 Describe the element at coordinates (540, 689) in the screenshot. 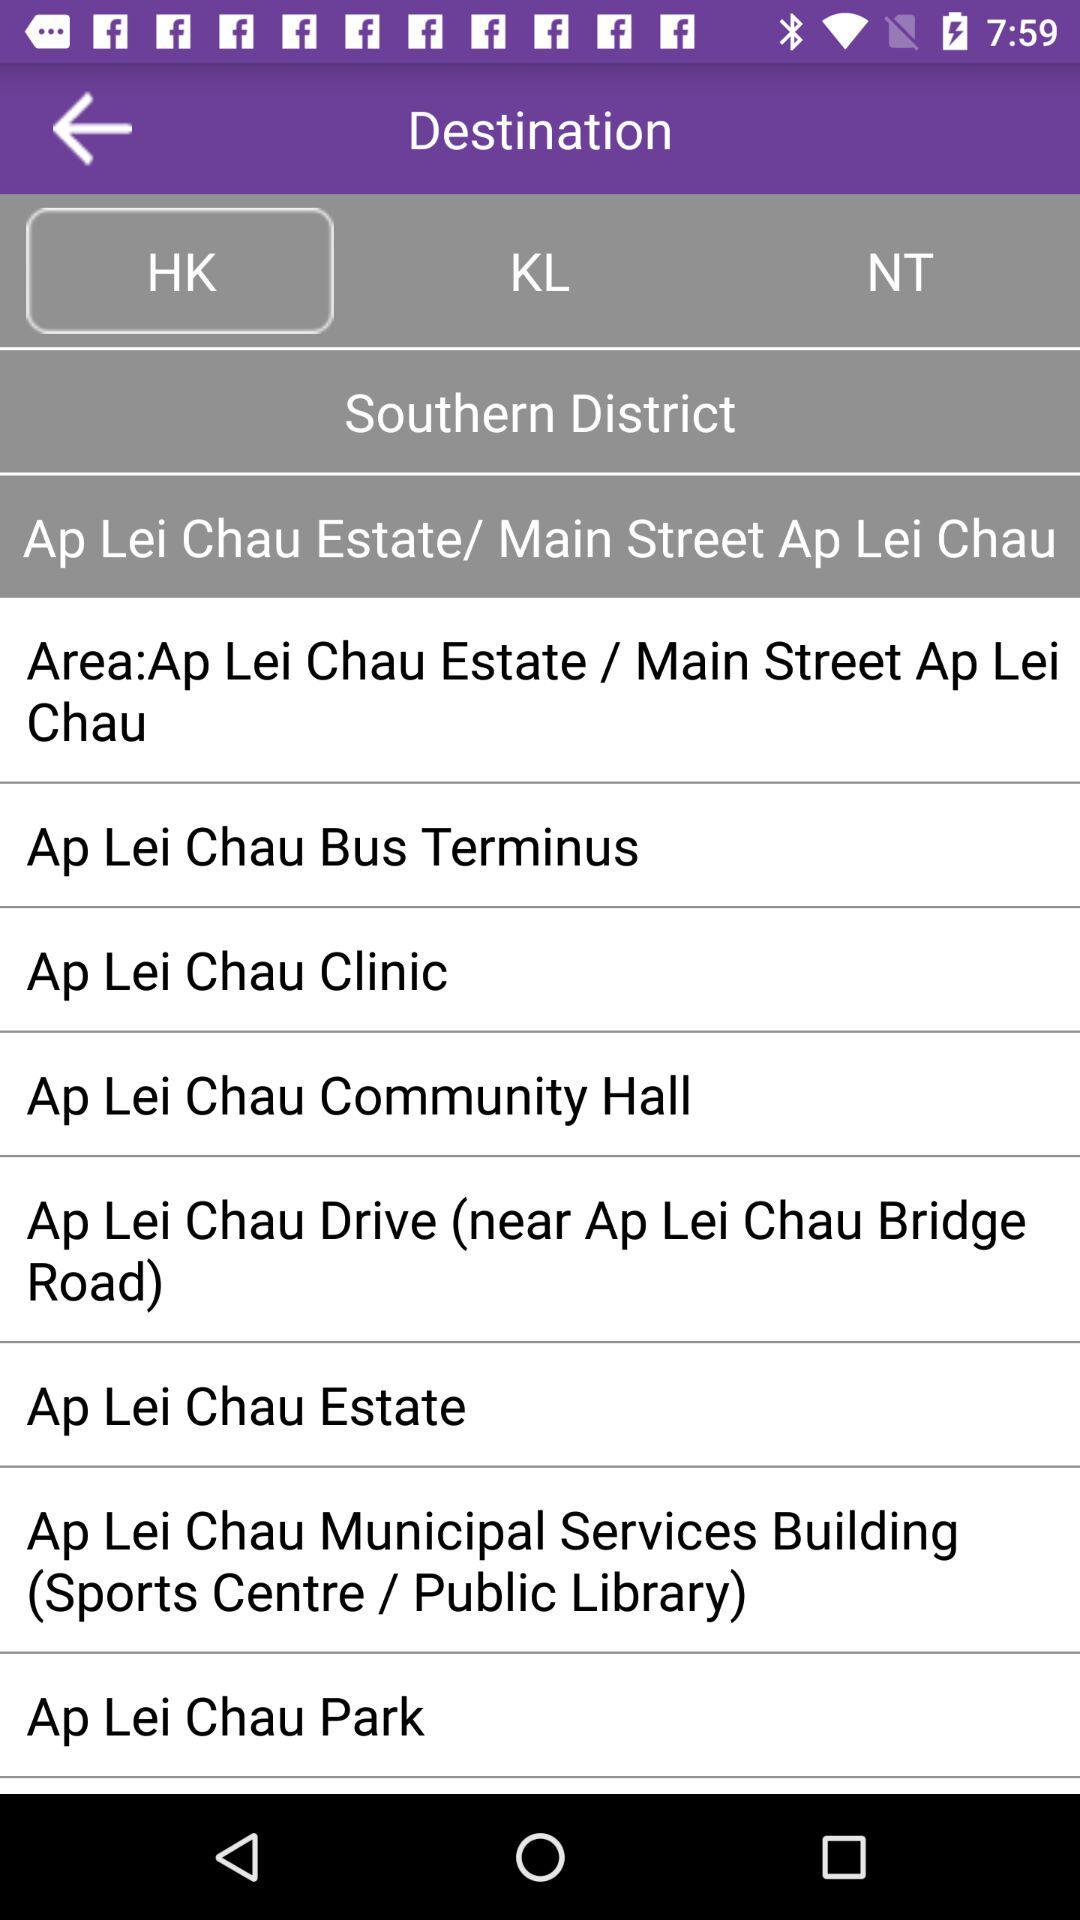

I see `area ap lei item` at that location.